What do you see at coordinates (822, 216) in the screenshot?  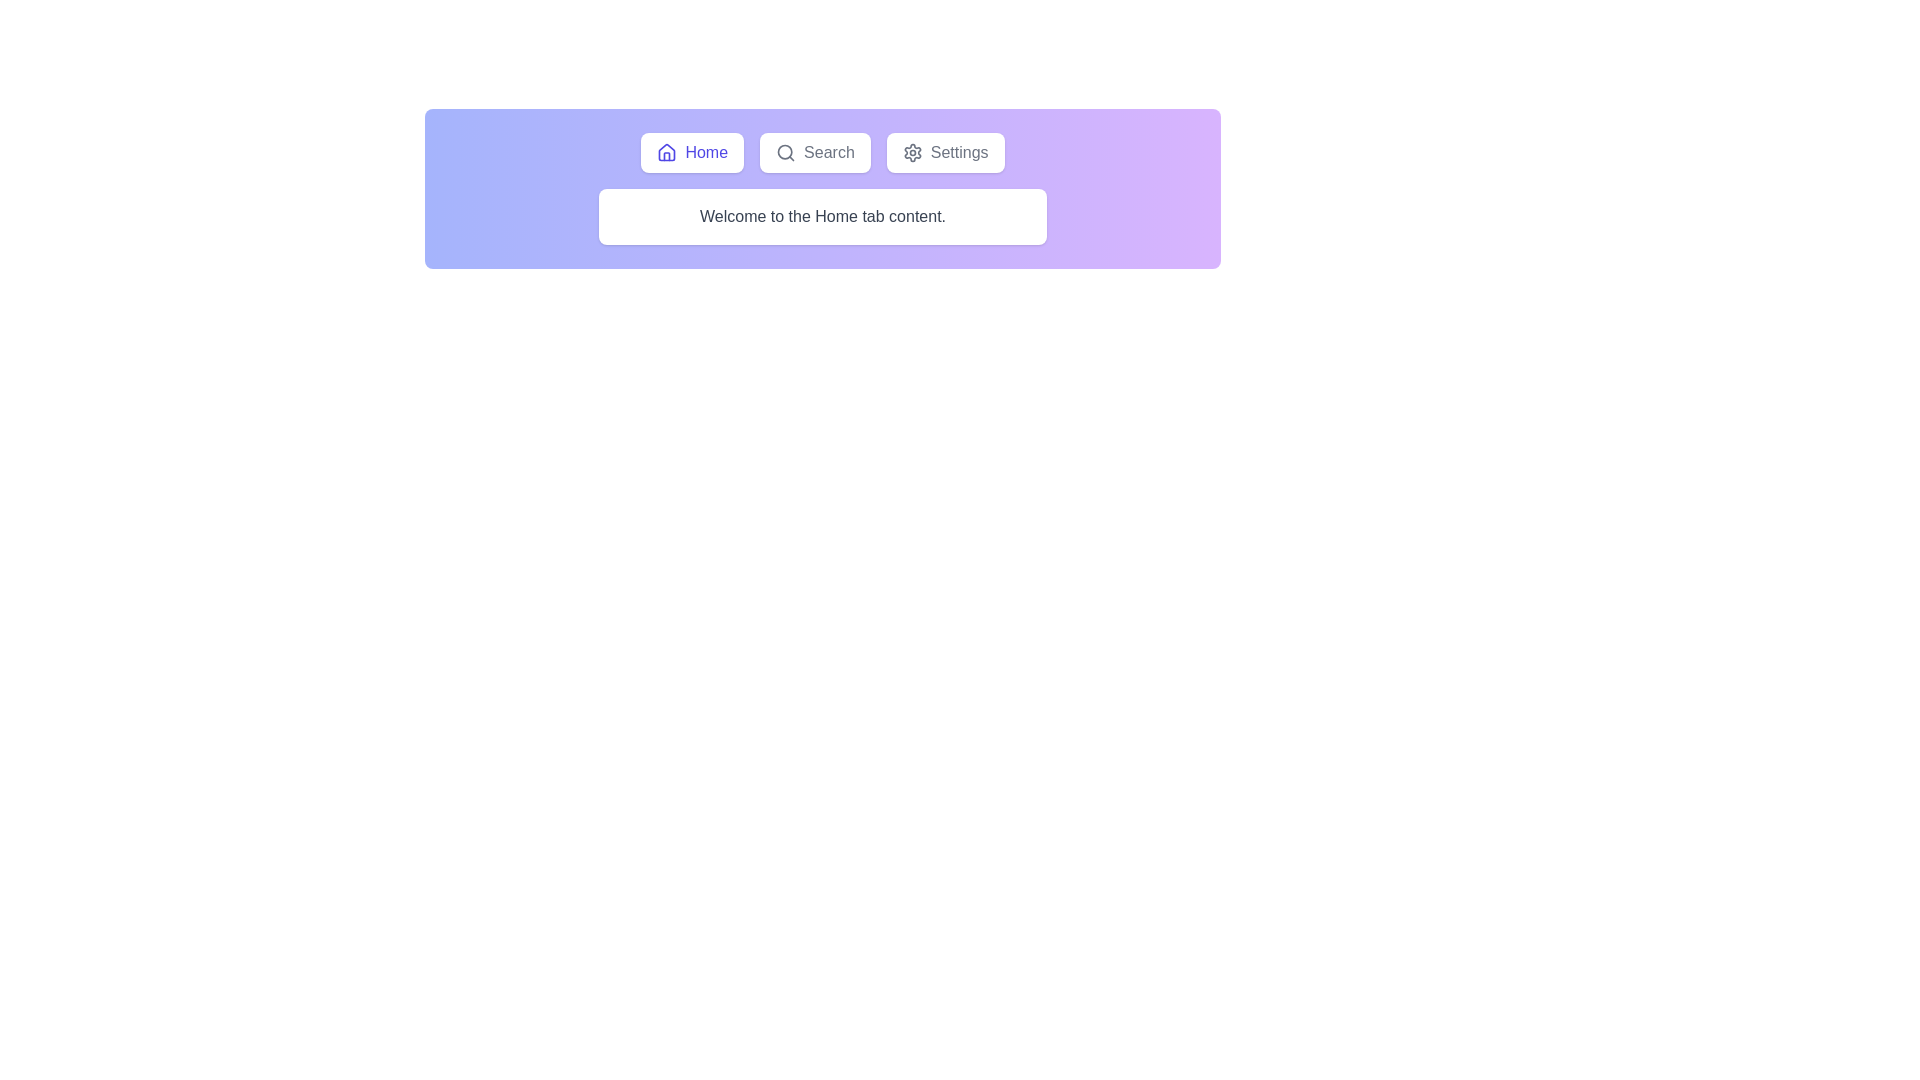 I see `the text label providing context or welcome information for the 'Home' section, which is centered below the navigation bar in a white rectangular box` at bounding box center [822, 216].